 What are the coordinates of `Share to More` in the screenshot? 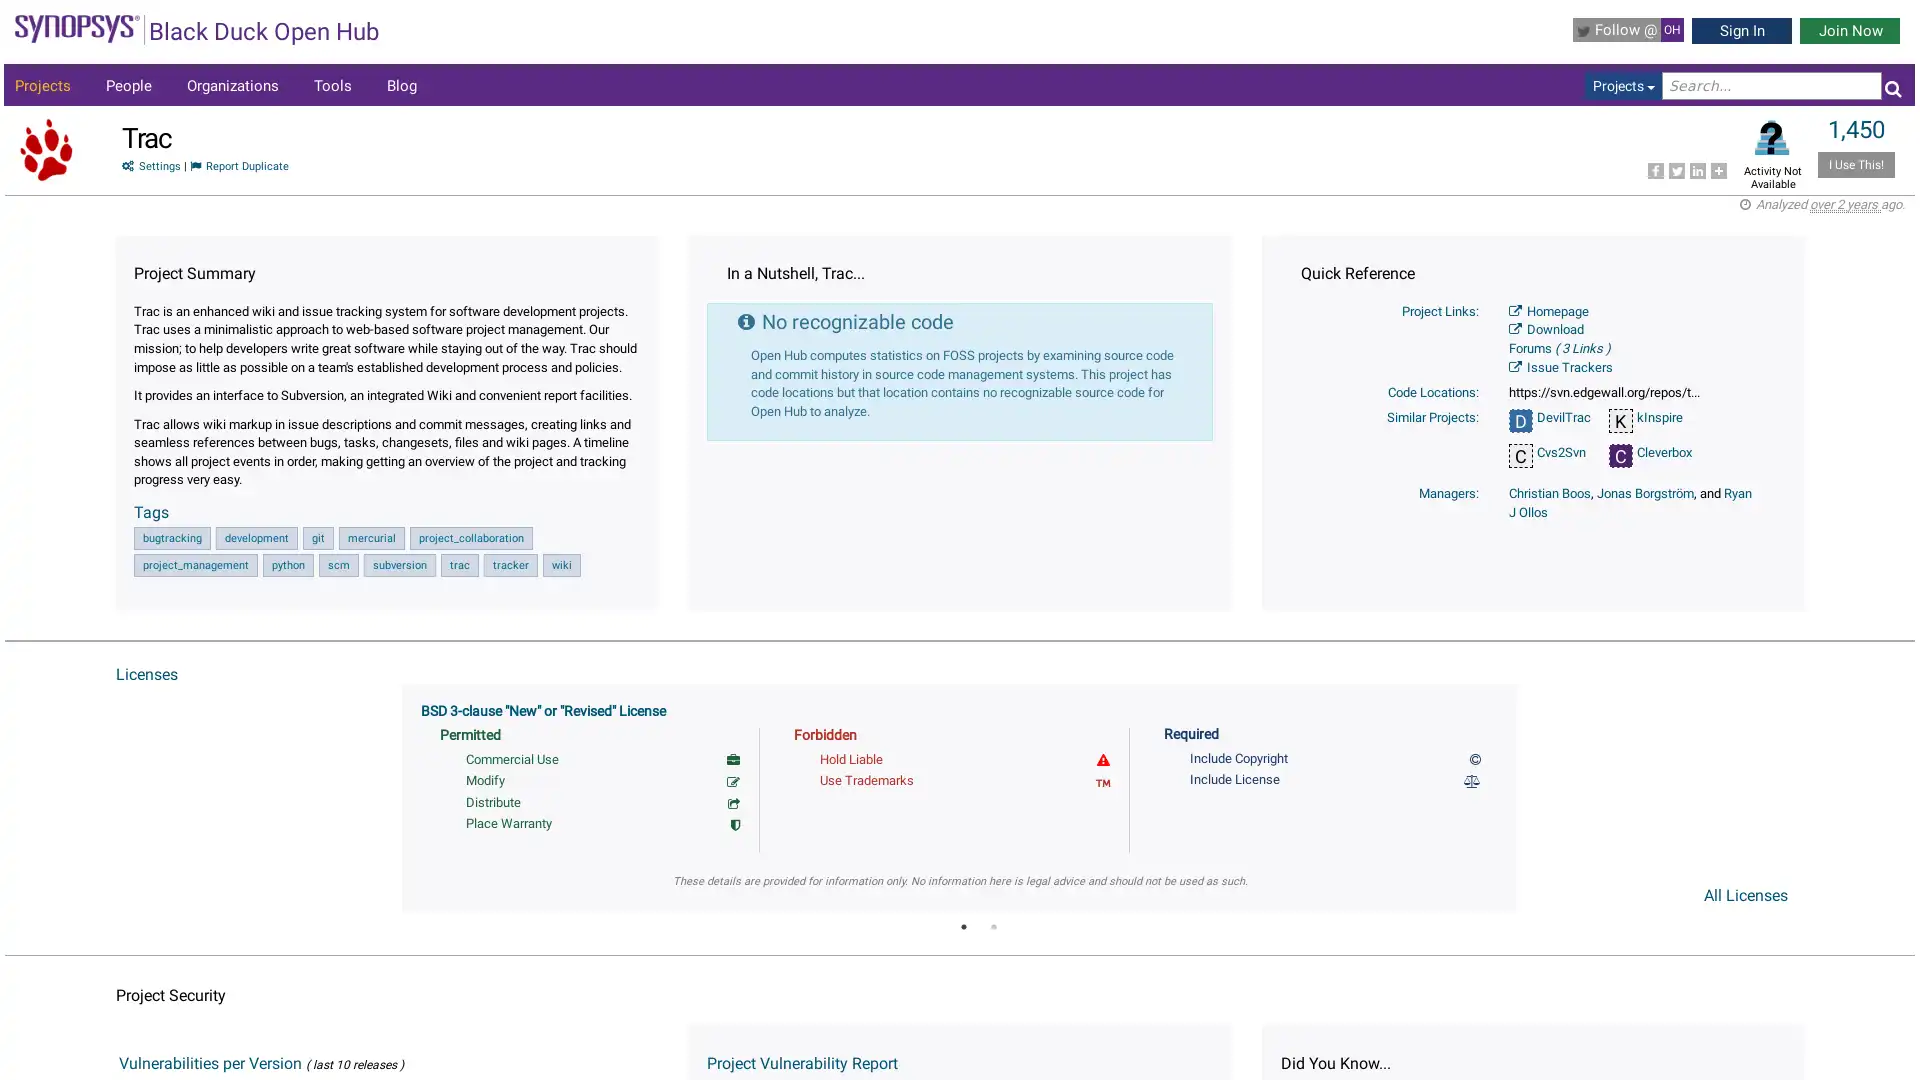 It's located at (1717, 169).